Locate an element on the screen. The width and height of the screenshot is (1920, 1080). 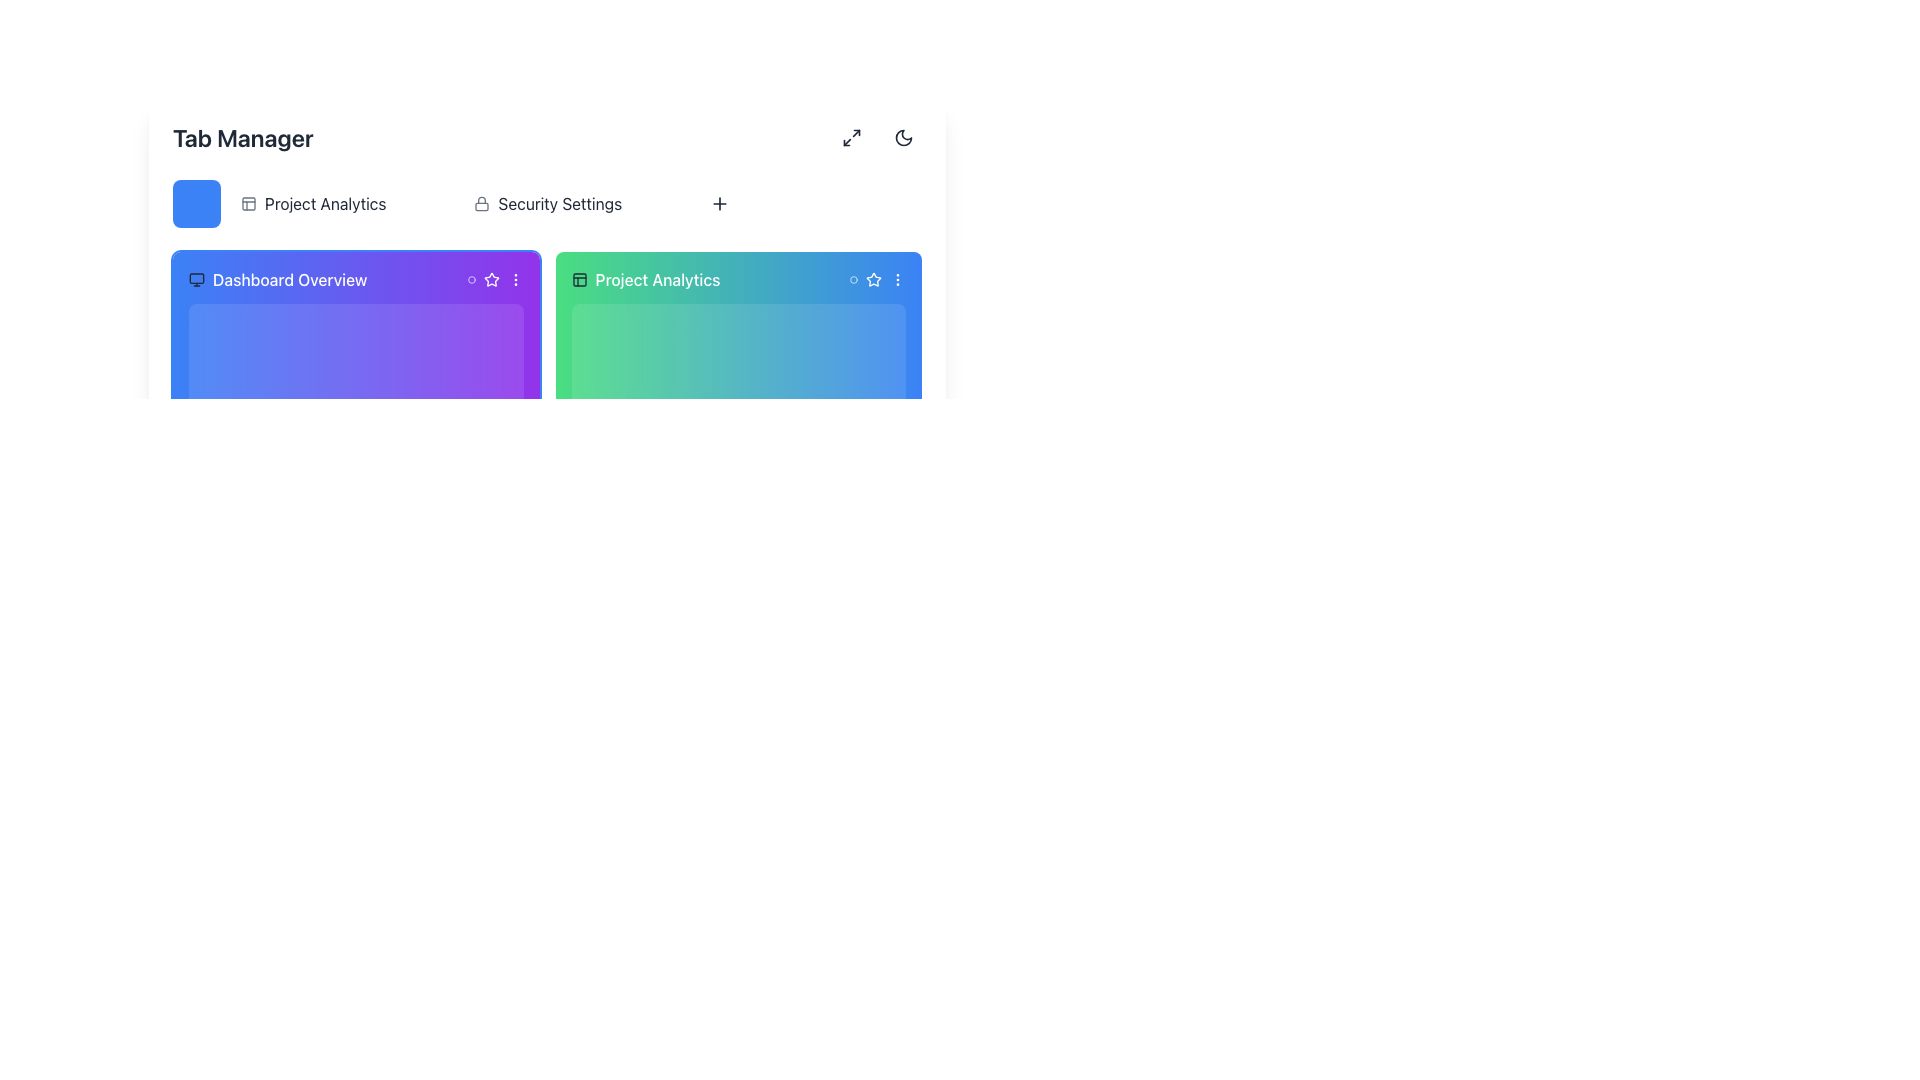
the gray grid-like SVG icon representing a graphical layout, which is located to the left of the 'Project Analytics' text in the top navigation bar is located at coordinates (248, 204).